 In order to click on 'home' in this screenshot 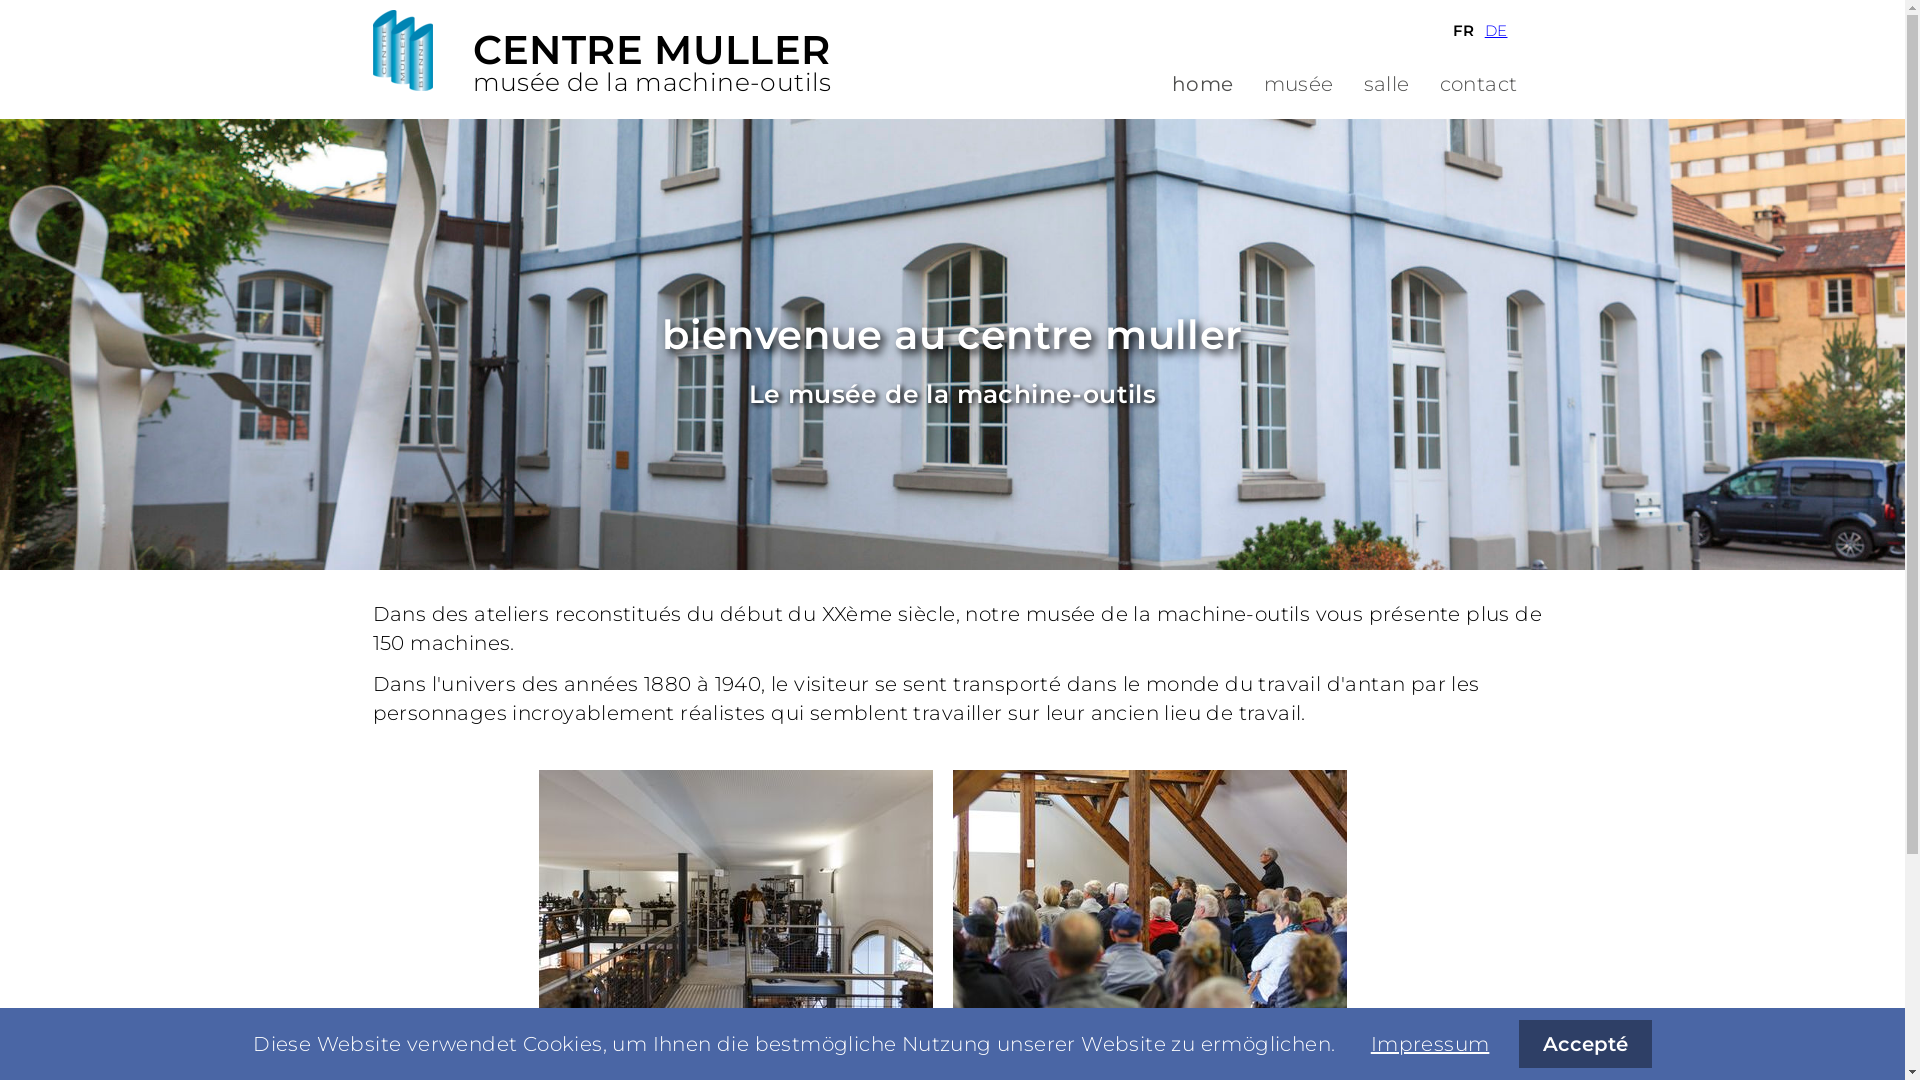, I will do `click(1202, 83)`.